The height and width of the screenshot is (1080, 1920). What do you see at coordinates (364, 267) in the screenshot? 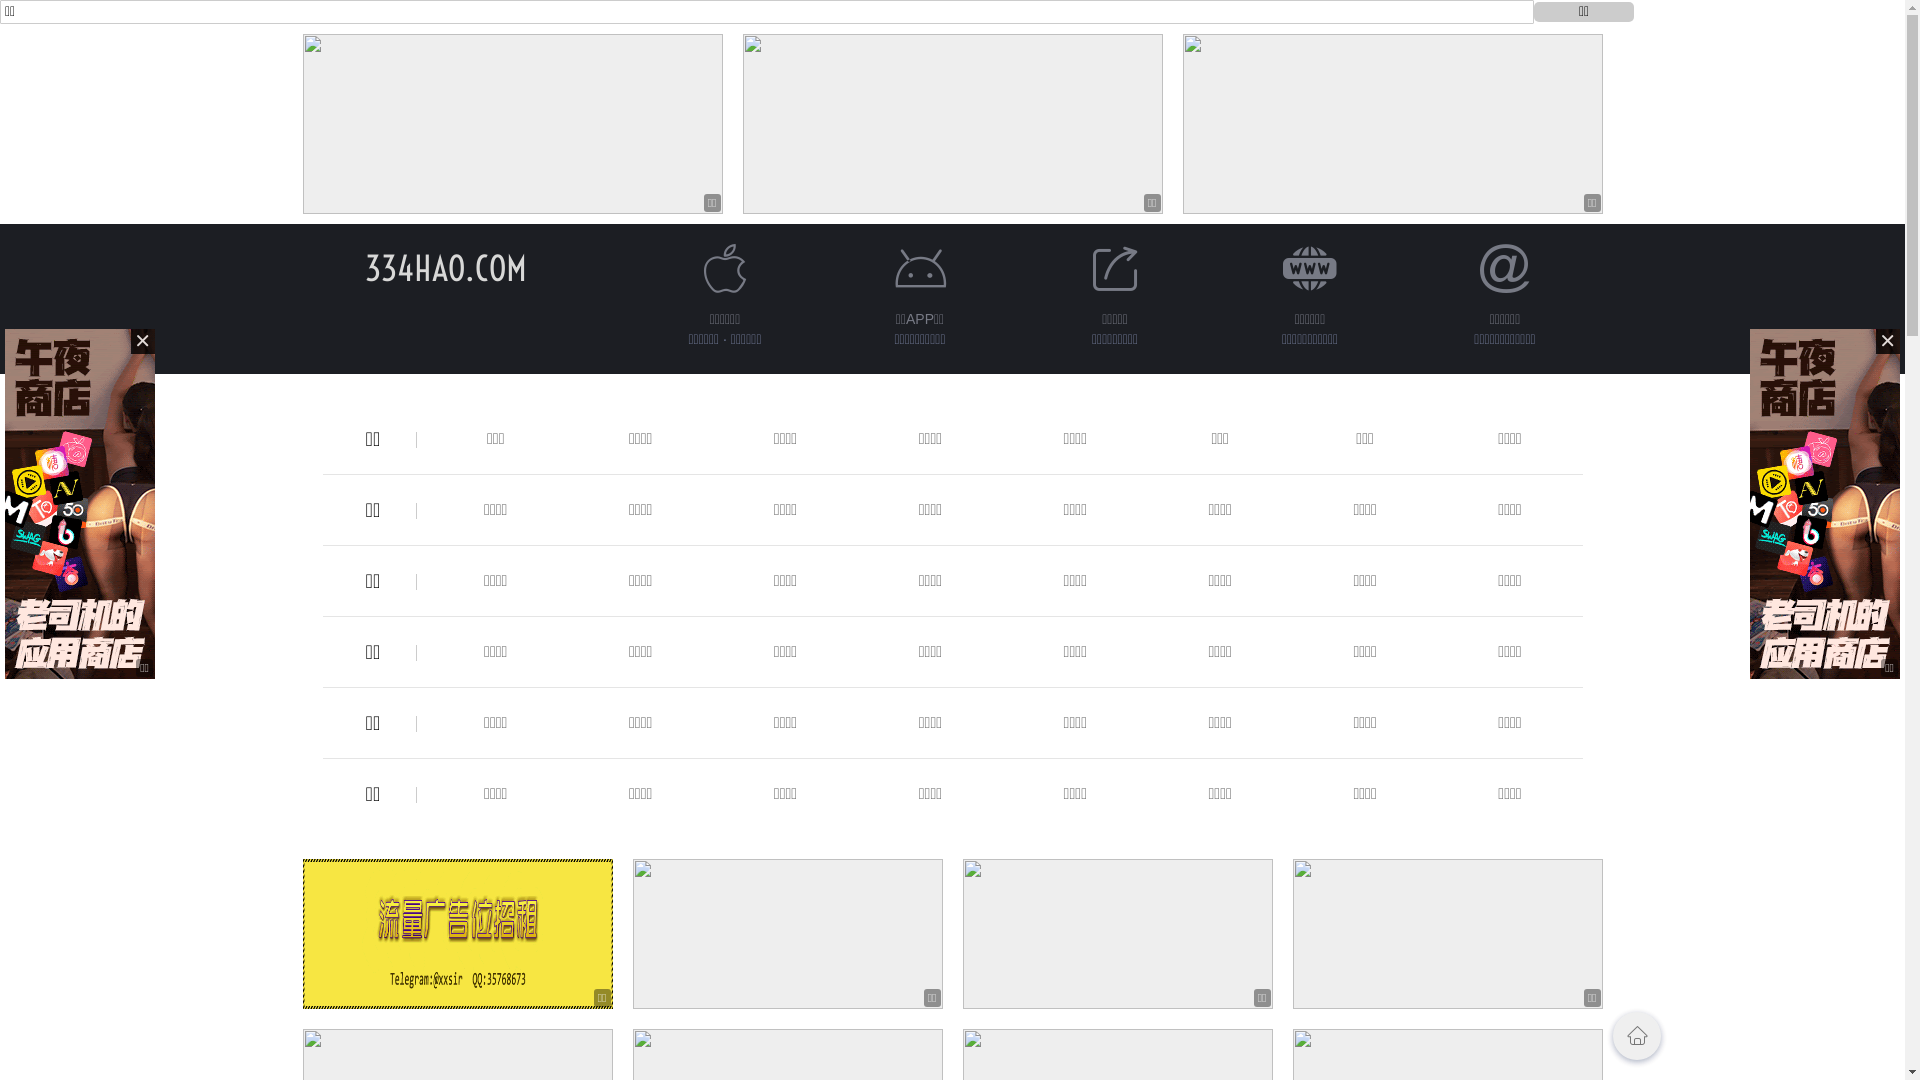
I see `'334HAO.COM'` at bounding box center [364, 267].